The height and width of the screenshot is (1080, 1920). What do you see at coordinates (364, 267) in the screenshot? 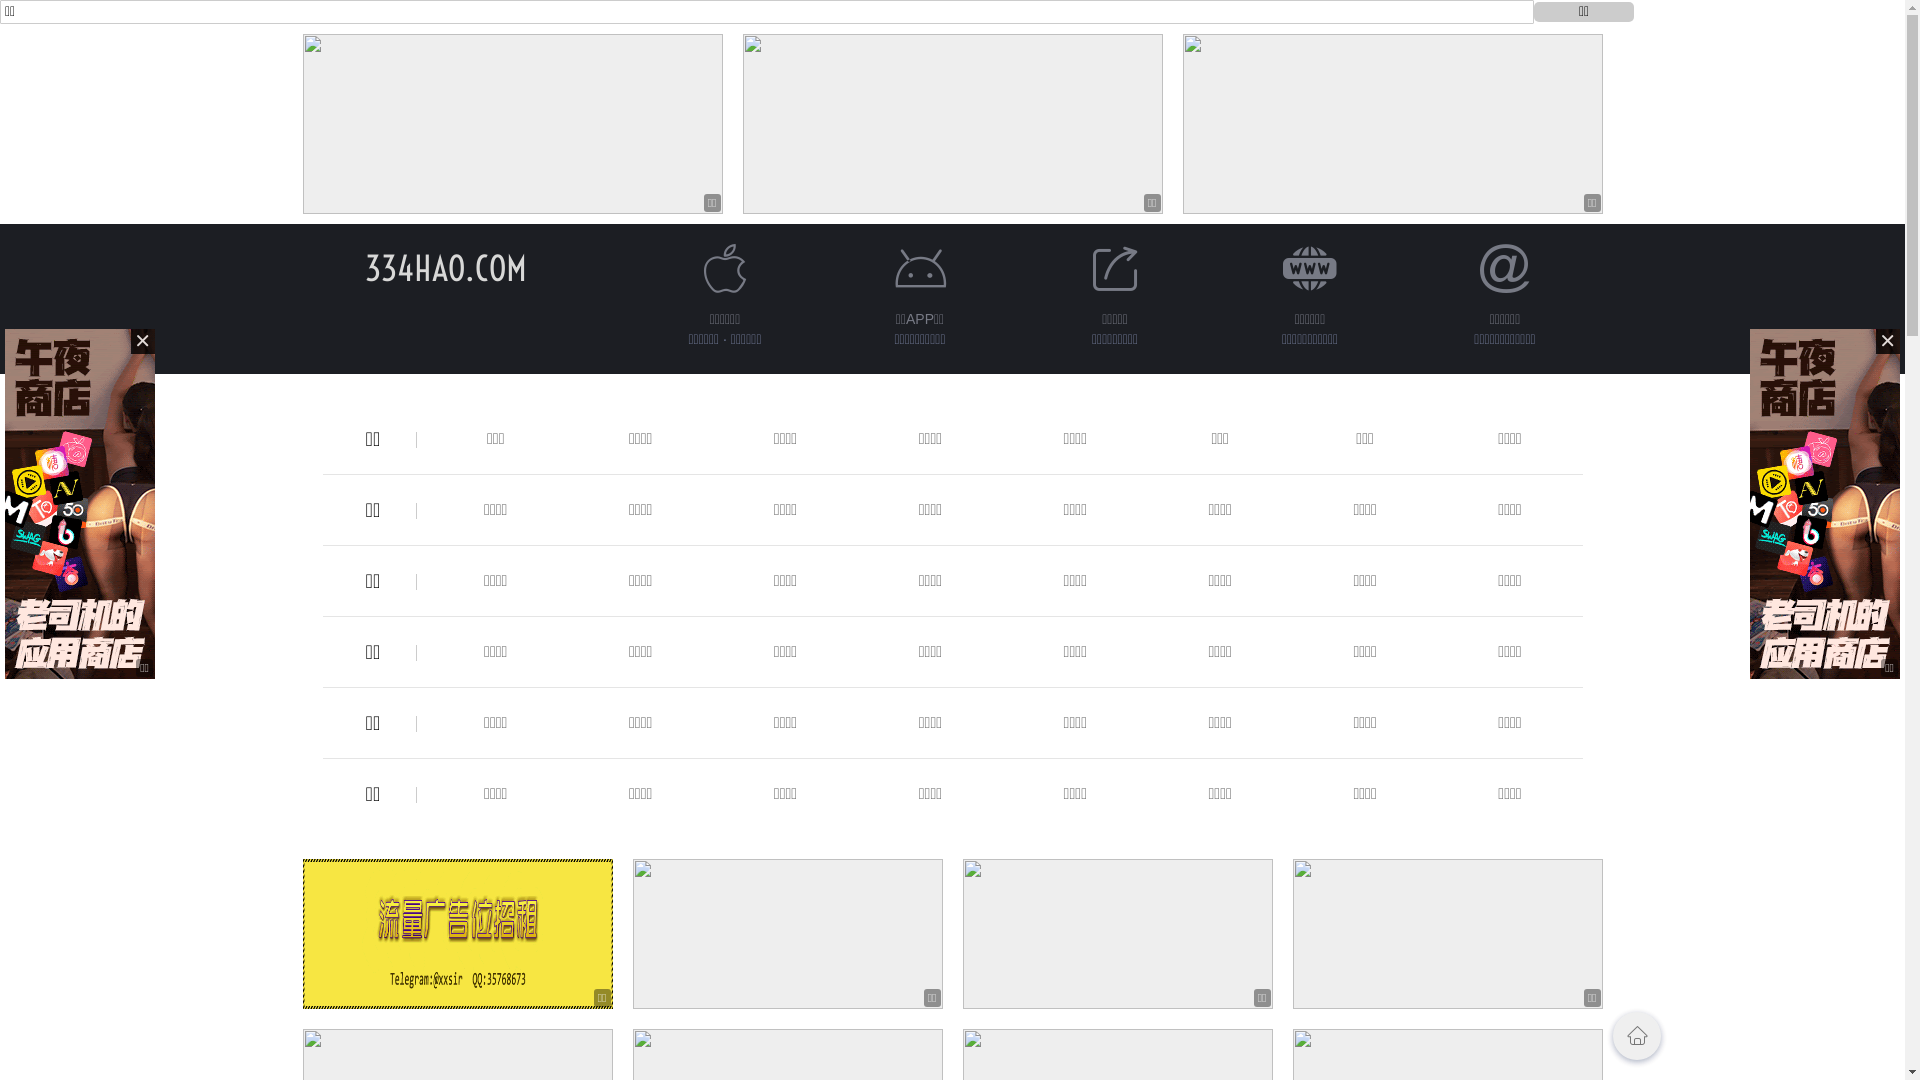
I see `'334HAO.COM'` at bounding box center [364, 267].